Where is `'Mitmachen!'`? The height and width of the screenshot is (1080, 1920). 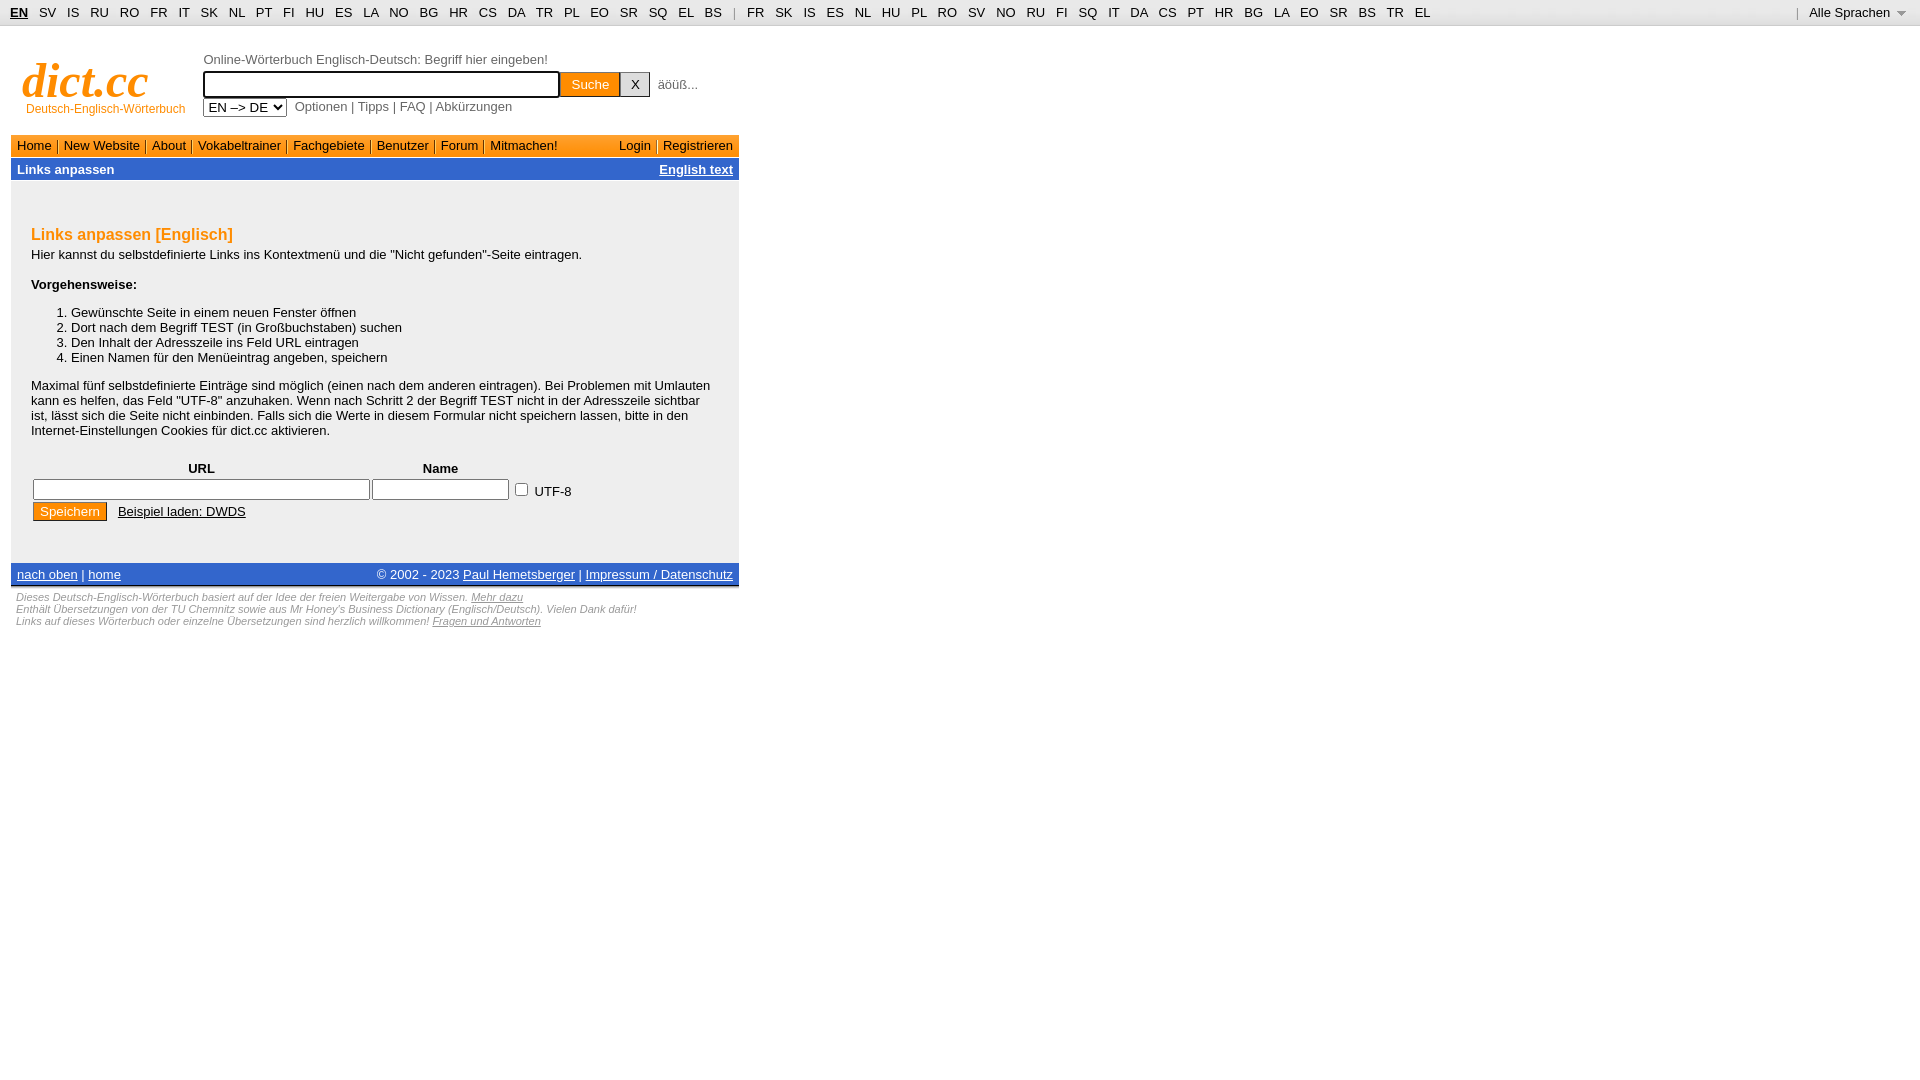 'Mitmachen!' is located at coordinates (489, 144).